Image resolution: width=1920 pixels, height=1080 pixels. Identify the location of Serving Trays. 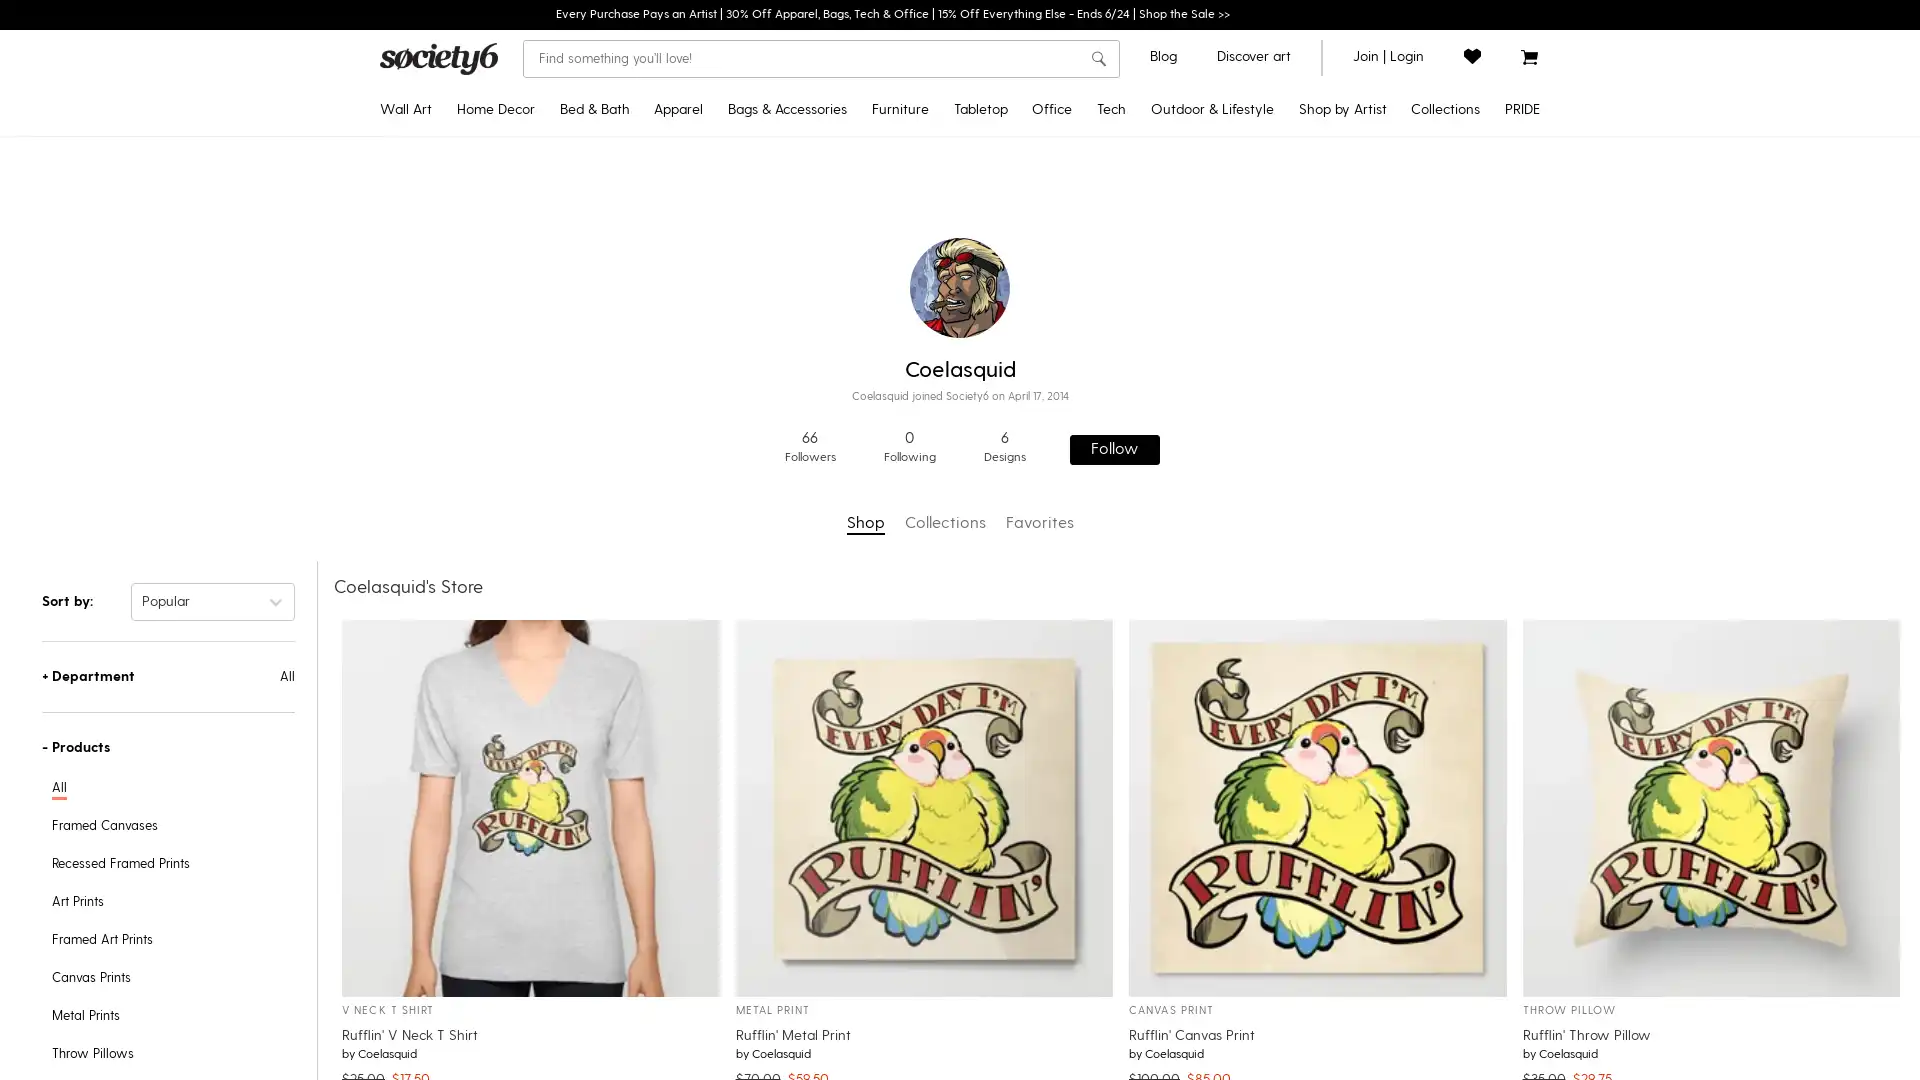
(1017, 450).